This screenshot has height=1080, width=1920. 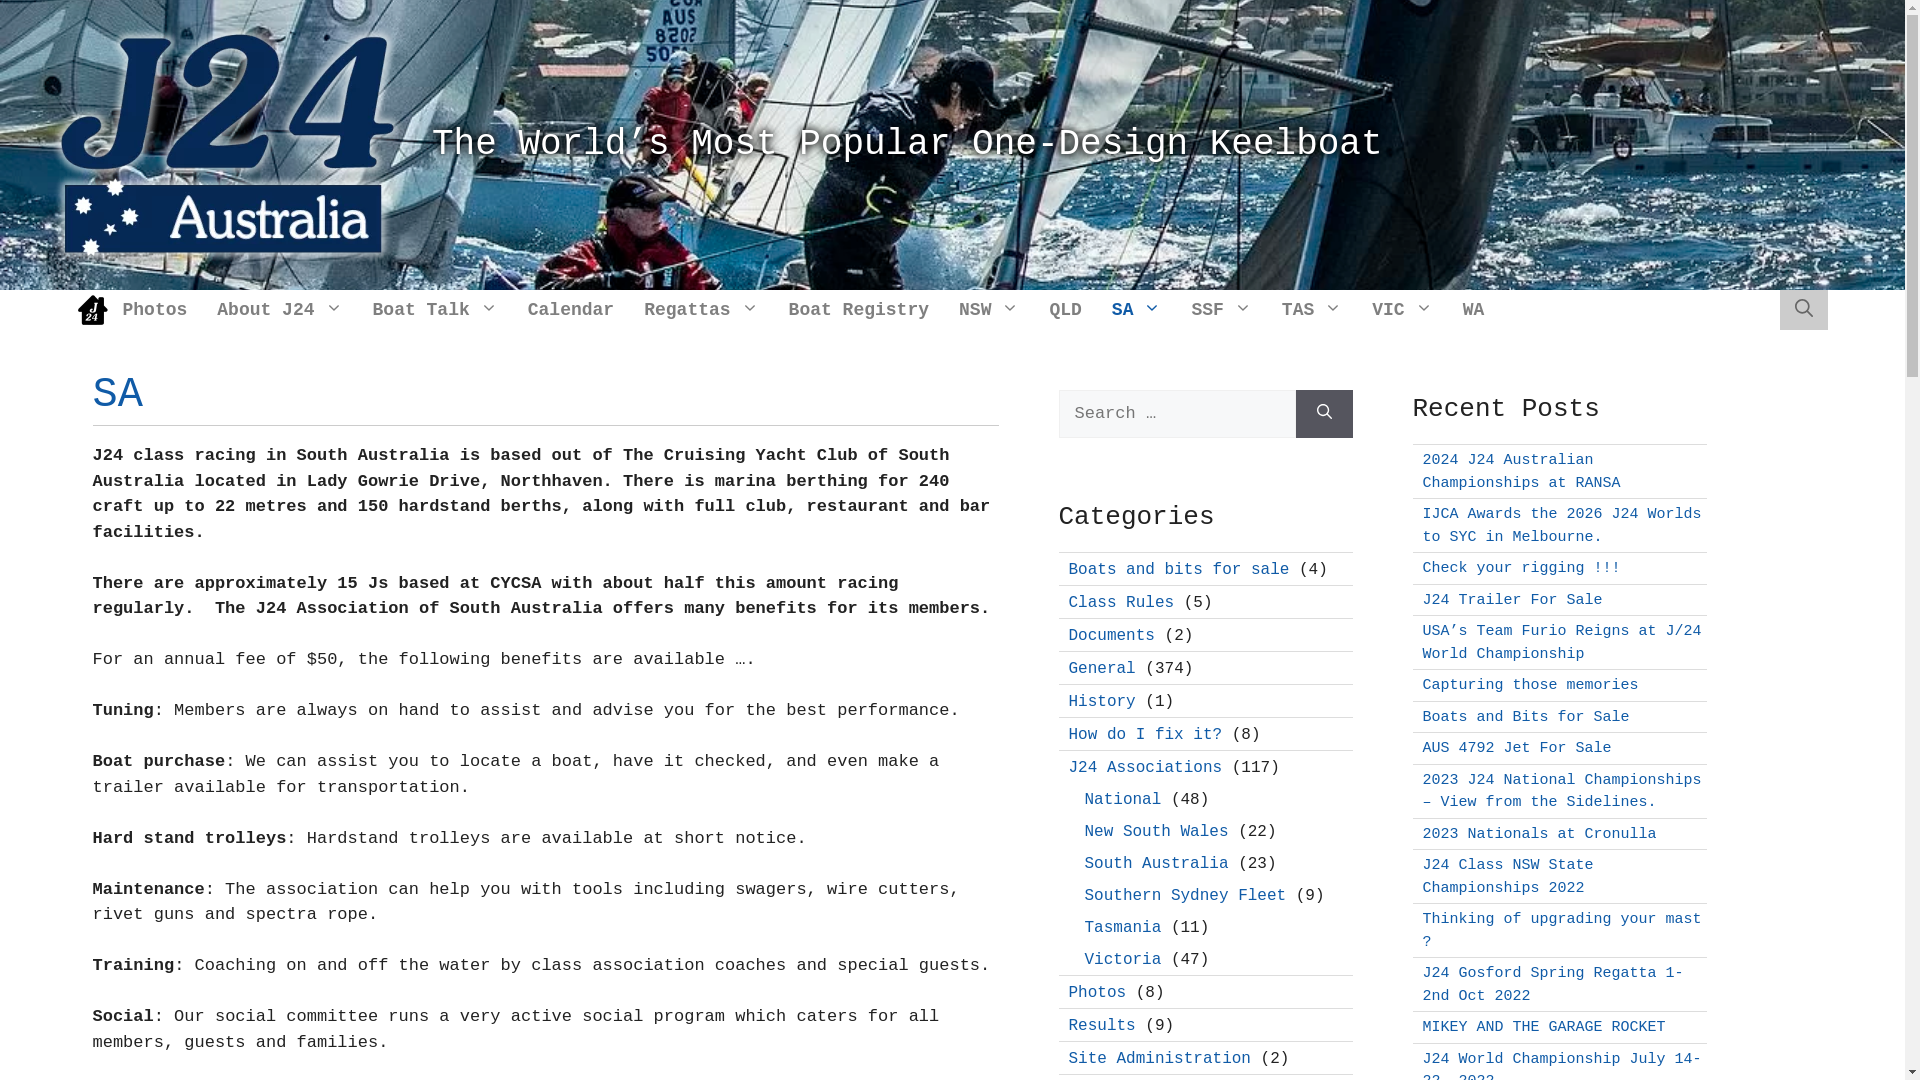 I want to click on 'Search for:', so click(x=1176, y=412).